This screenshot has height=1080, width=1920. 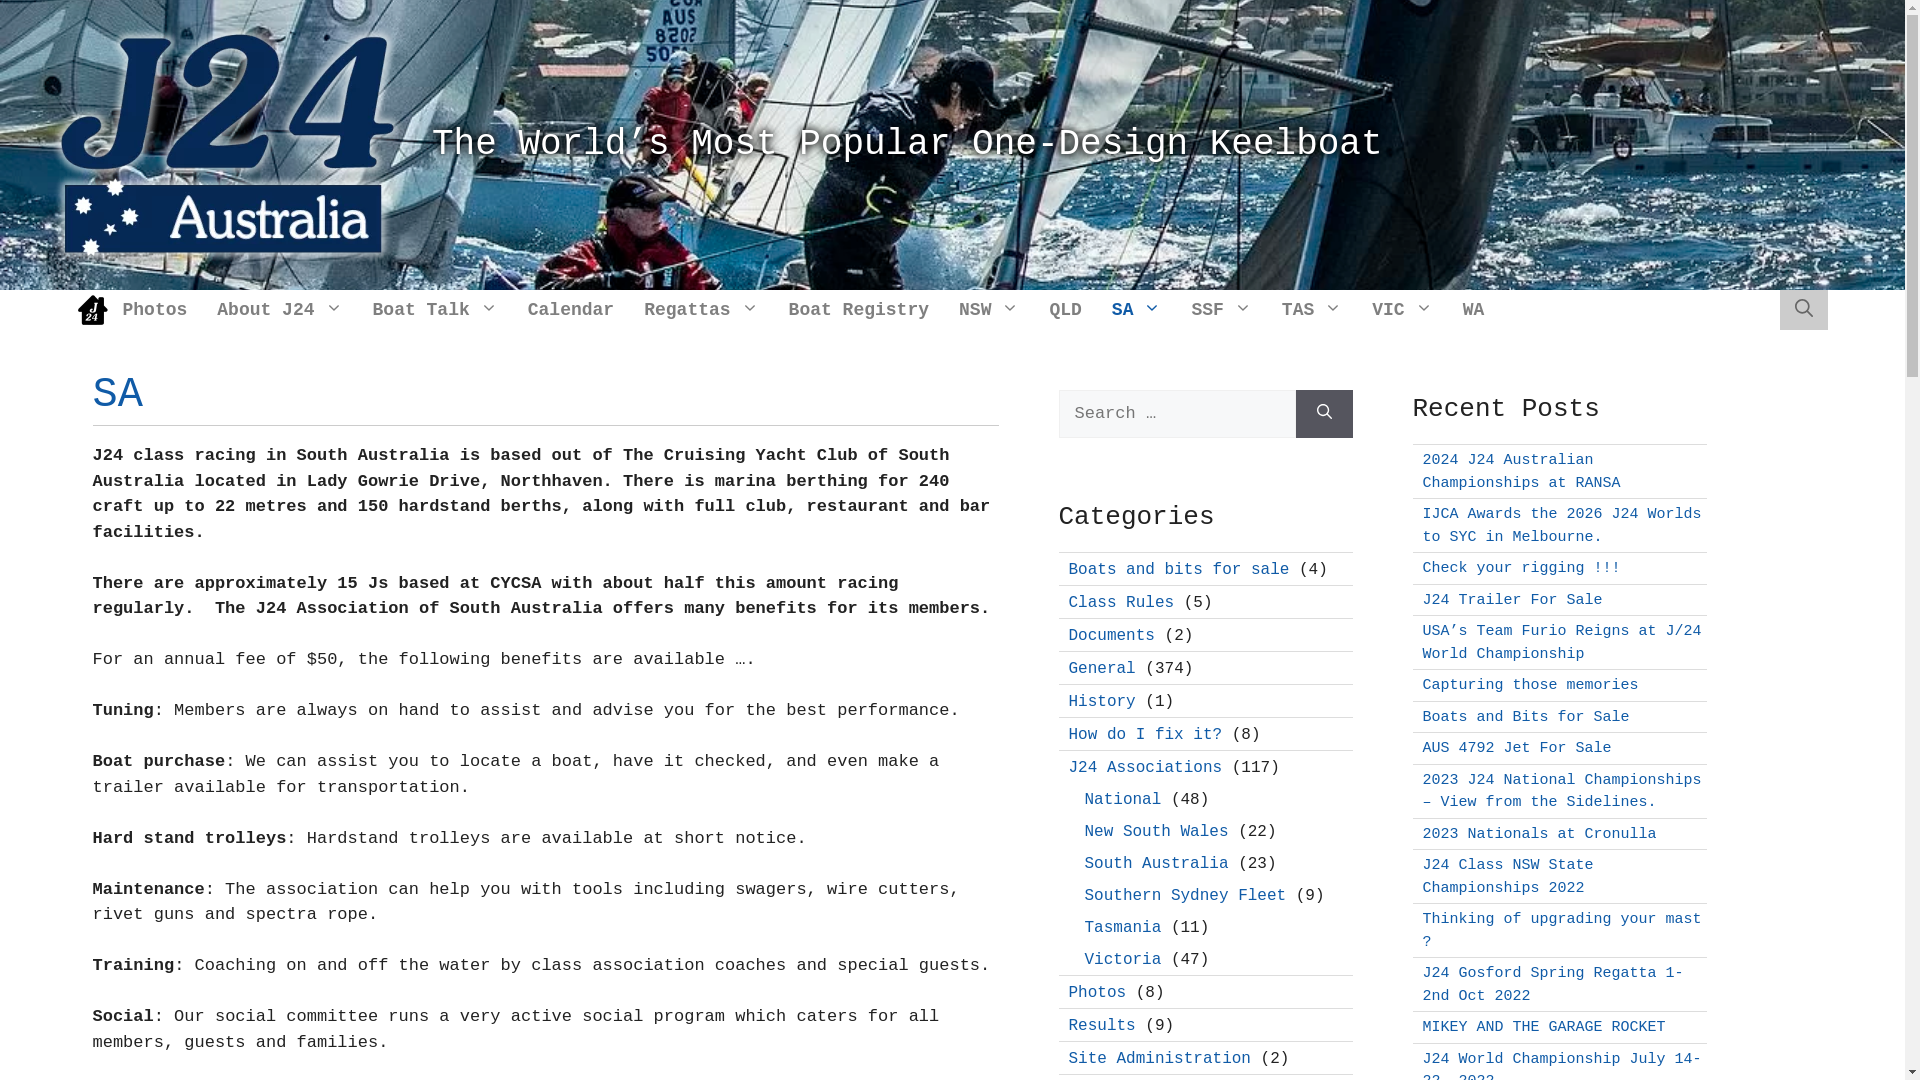 I want to click on 'Search for:', so click(x=1176, y=412).